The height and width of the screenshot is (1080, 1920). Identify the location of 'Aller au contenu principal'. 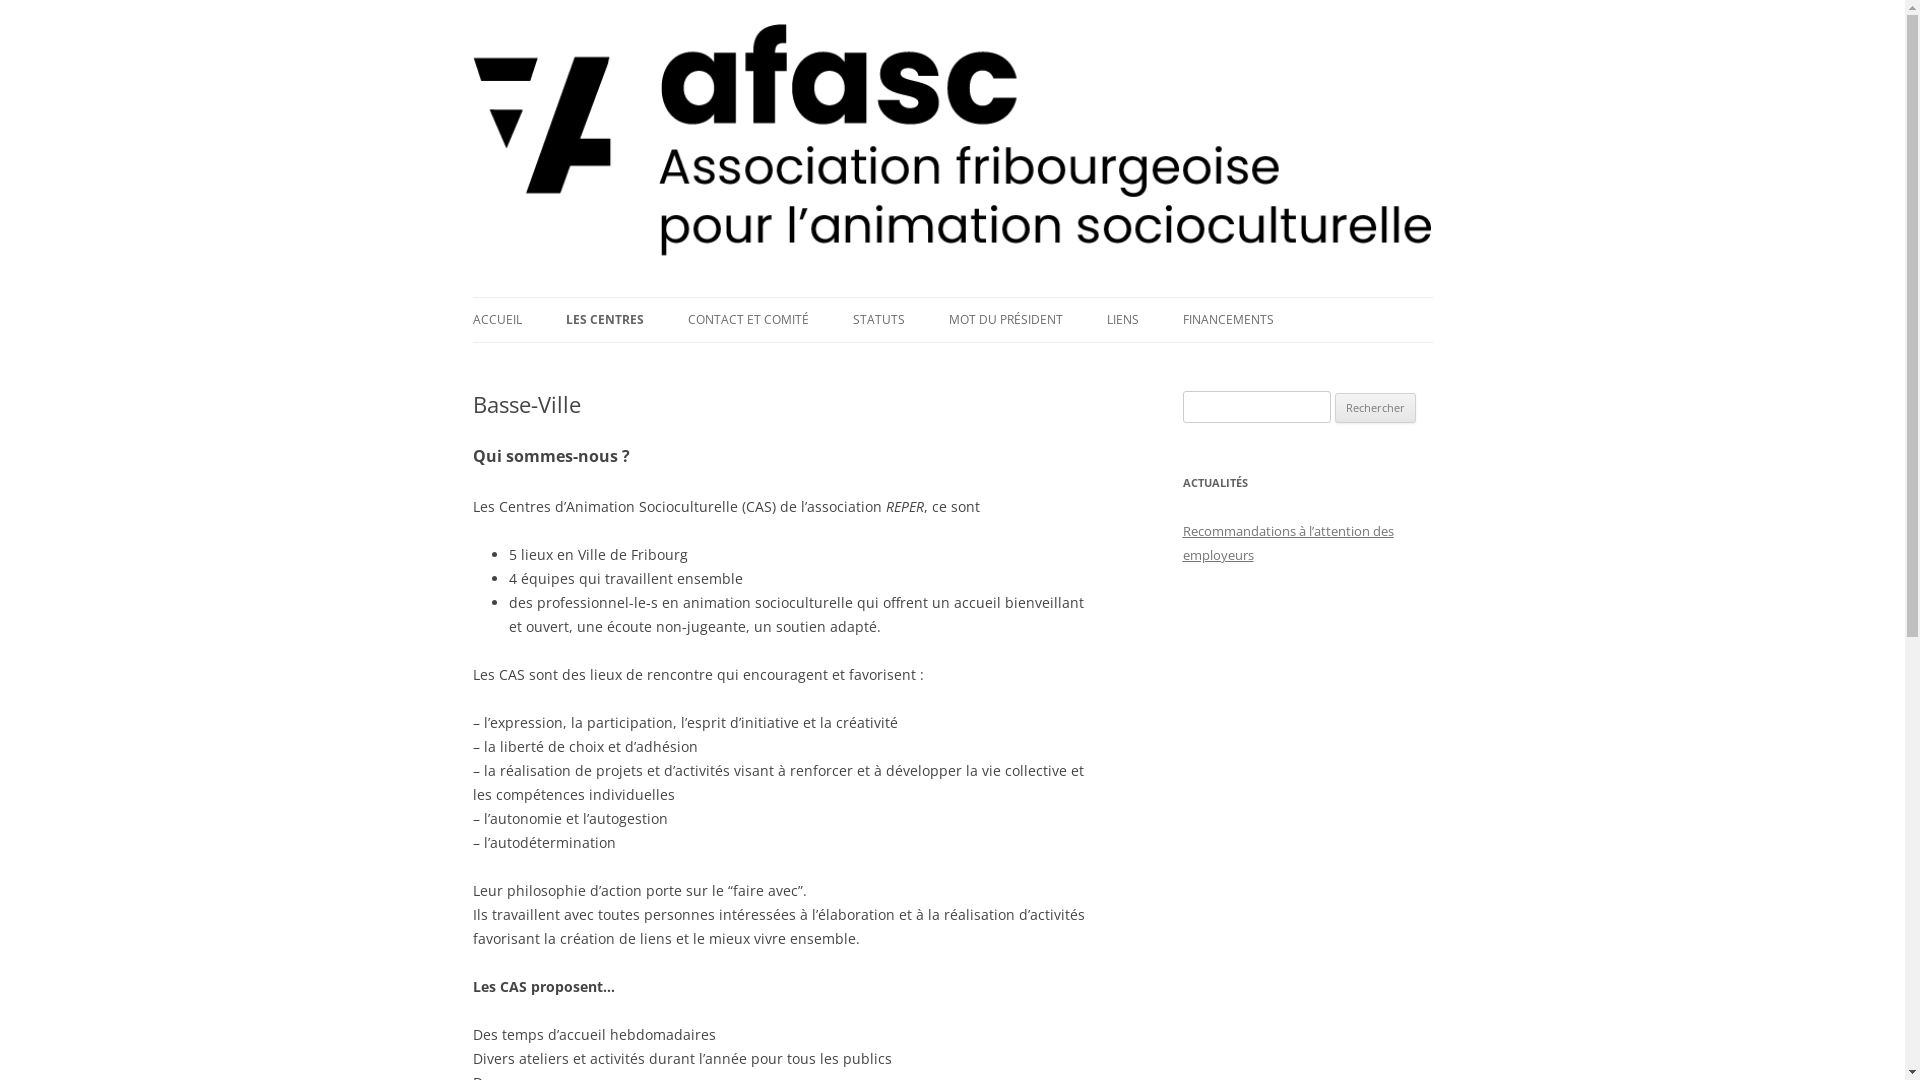
(951, 297).